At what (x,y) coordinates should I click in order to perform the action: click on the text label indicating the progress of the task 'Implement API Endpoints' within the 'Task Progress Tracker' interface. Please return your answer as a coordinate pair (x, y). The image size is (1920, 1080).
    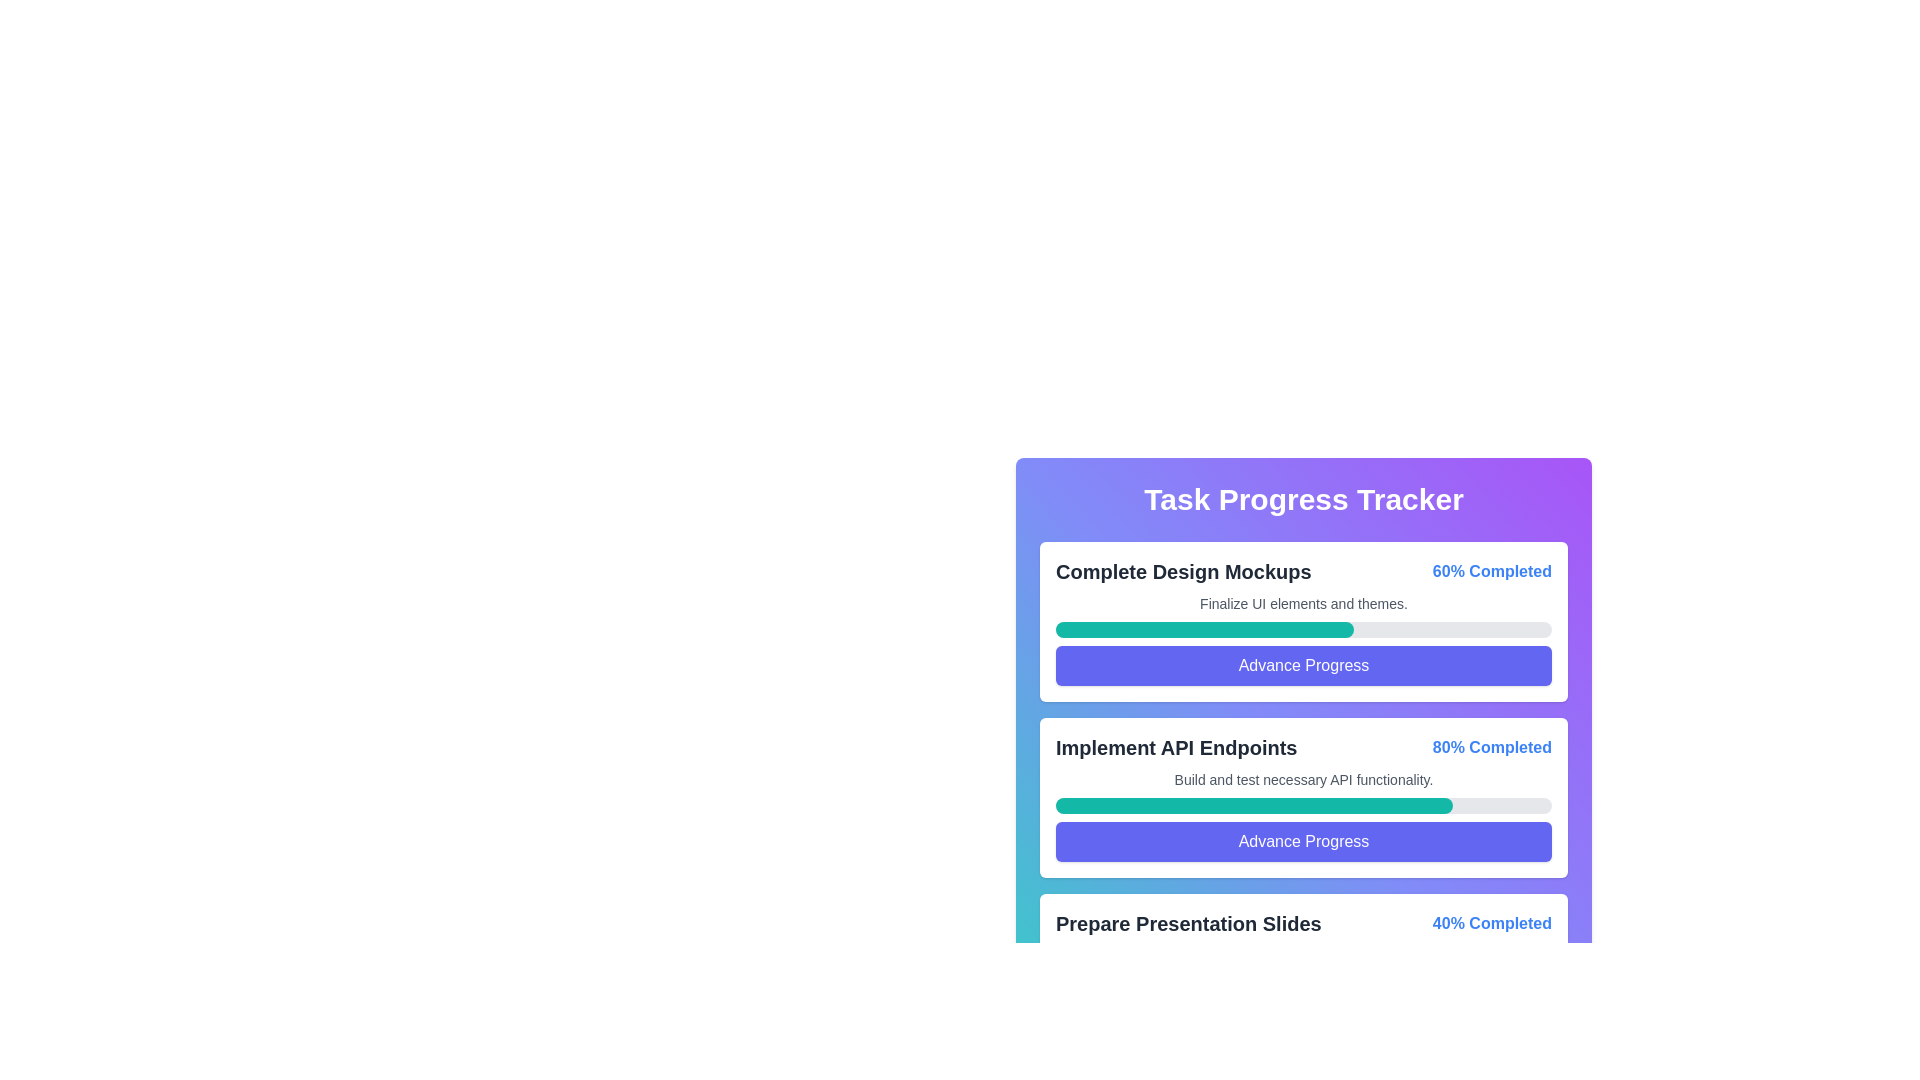
    Looking at the image, I should click on (1492, 748).